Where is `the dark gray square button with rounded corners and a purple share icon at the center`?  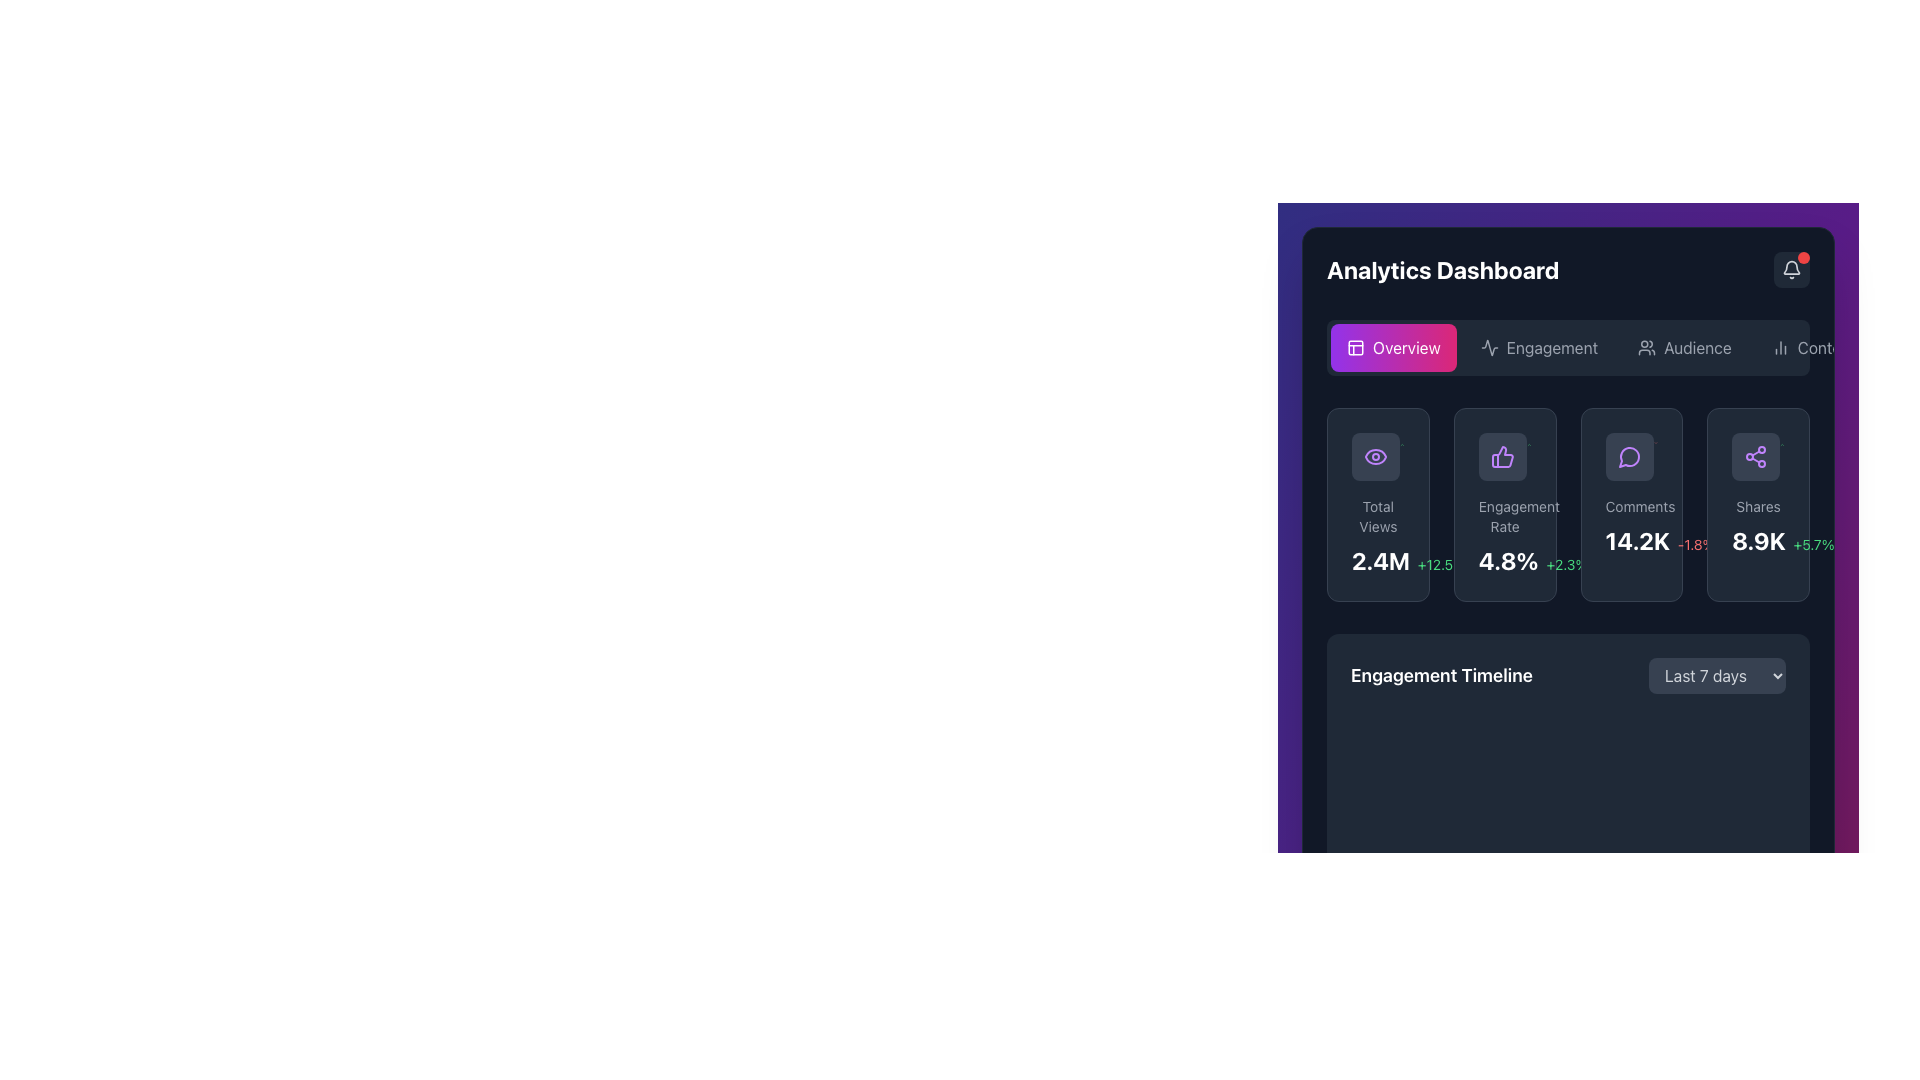
the dark gray square button with rounded corners and a purple share icon at the center is located at coordinates (1755, 456).